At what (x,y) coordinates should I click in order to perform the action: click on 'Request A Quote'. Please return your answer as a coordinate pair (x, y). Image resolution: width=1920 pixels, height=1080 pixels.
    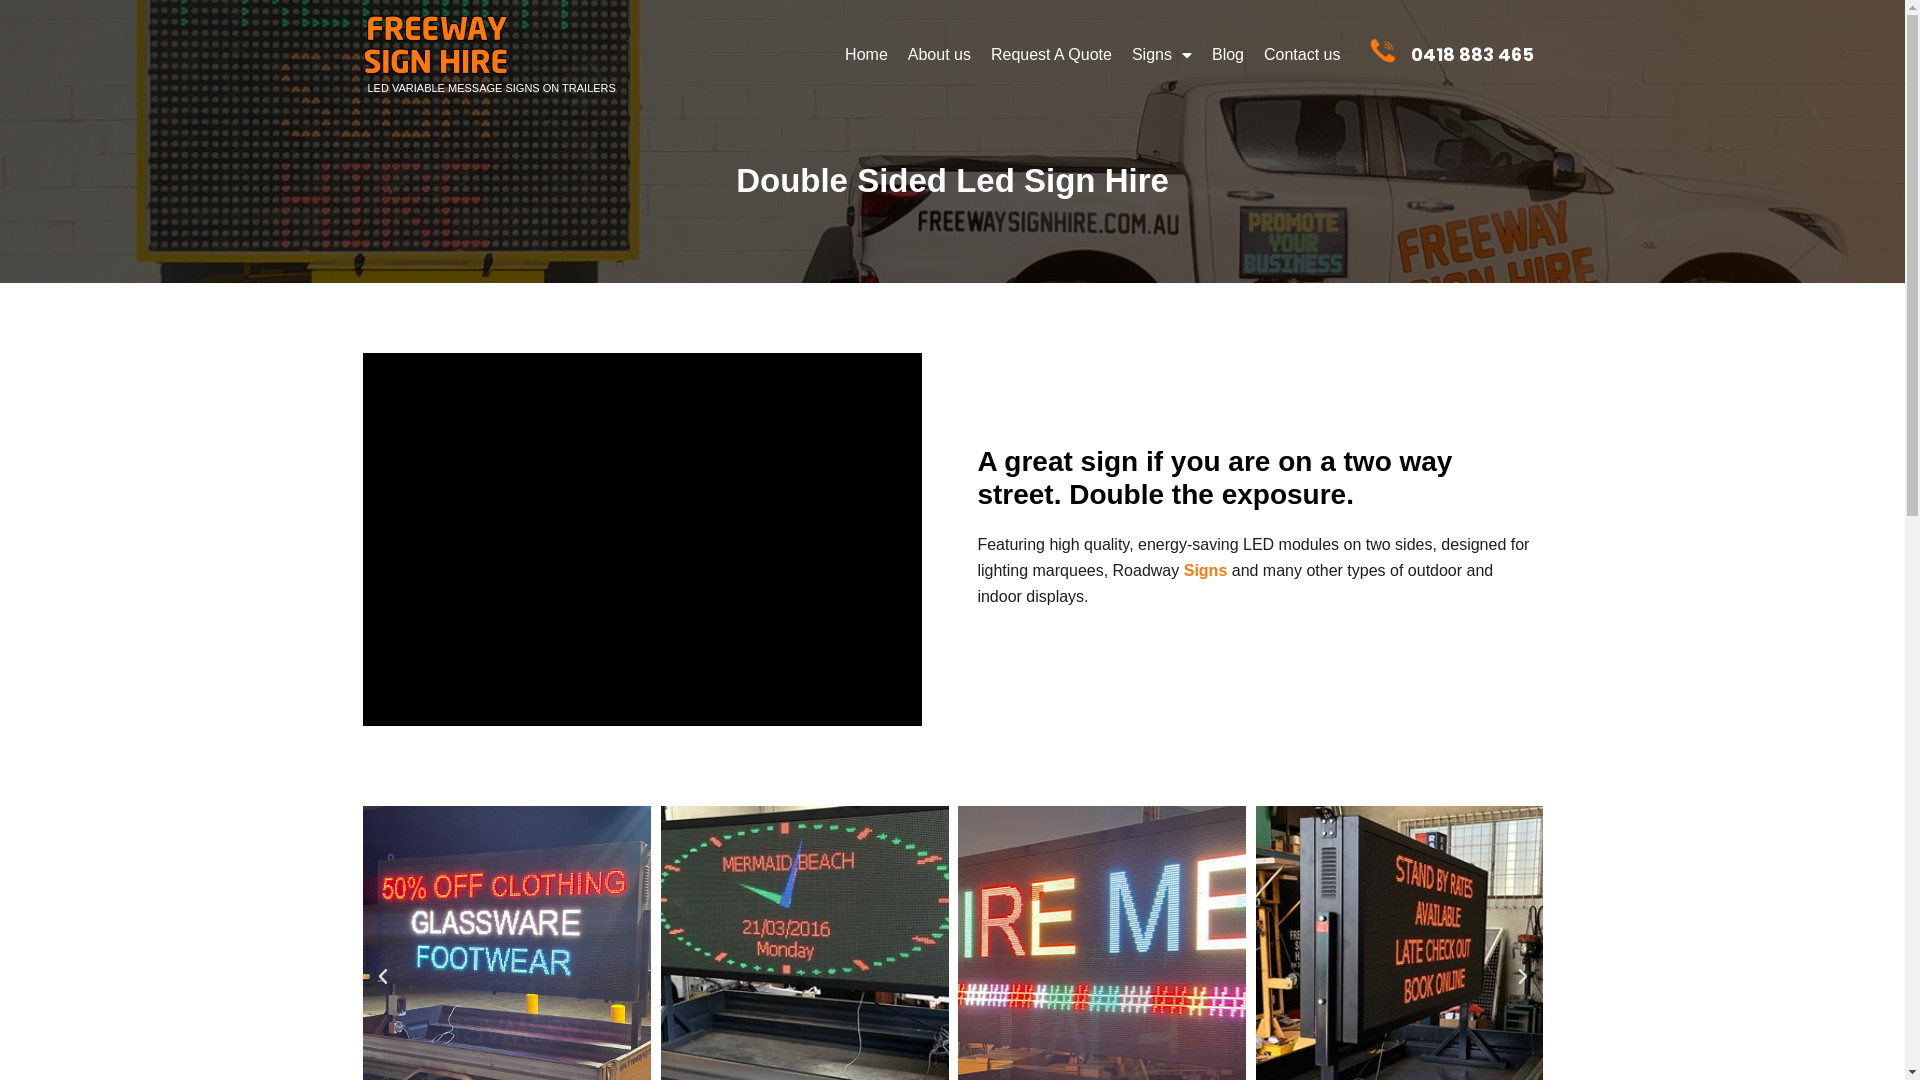
    Looking at the image, I should click on (1050, 53).